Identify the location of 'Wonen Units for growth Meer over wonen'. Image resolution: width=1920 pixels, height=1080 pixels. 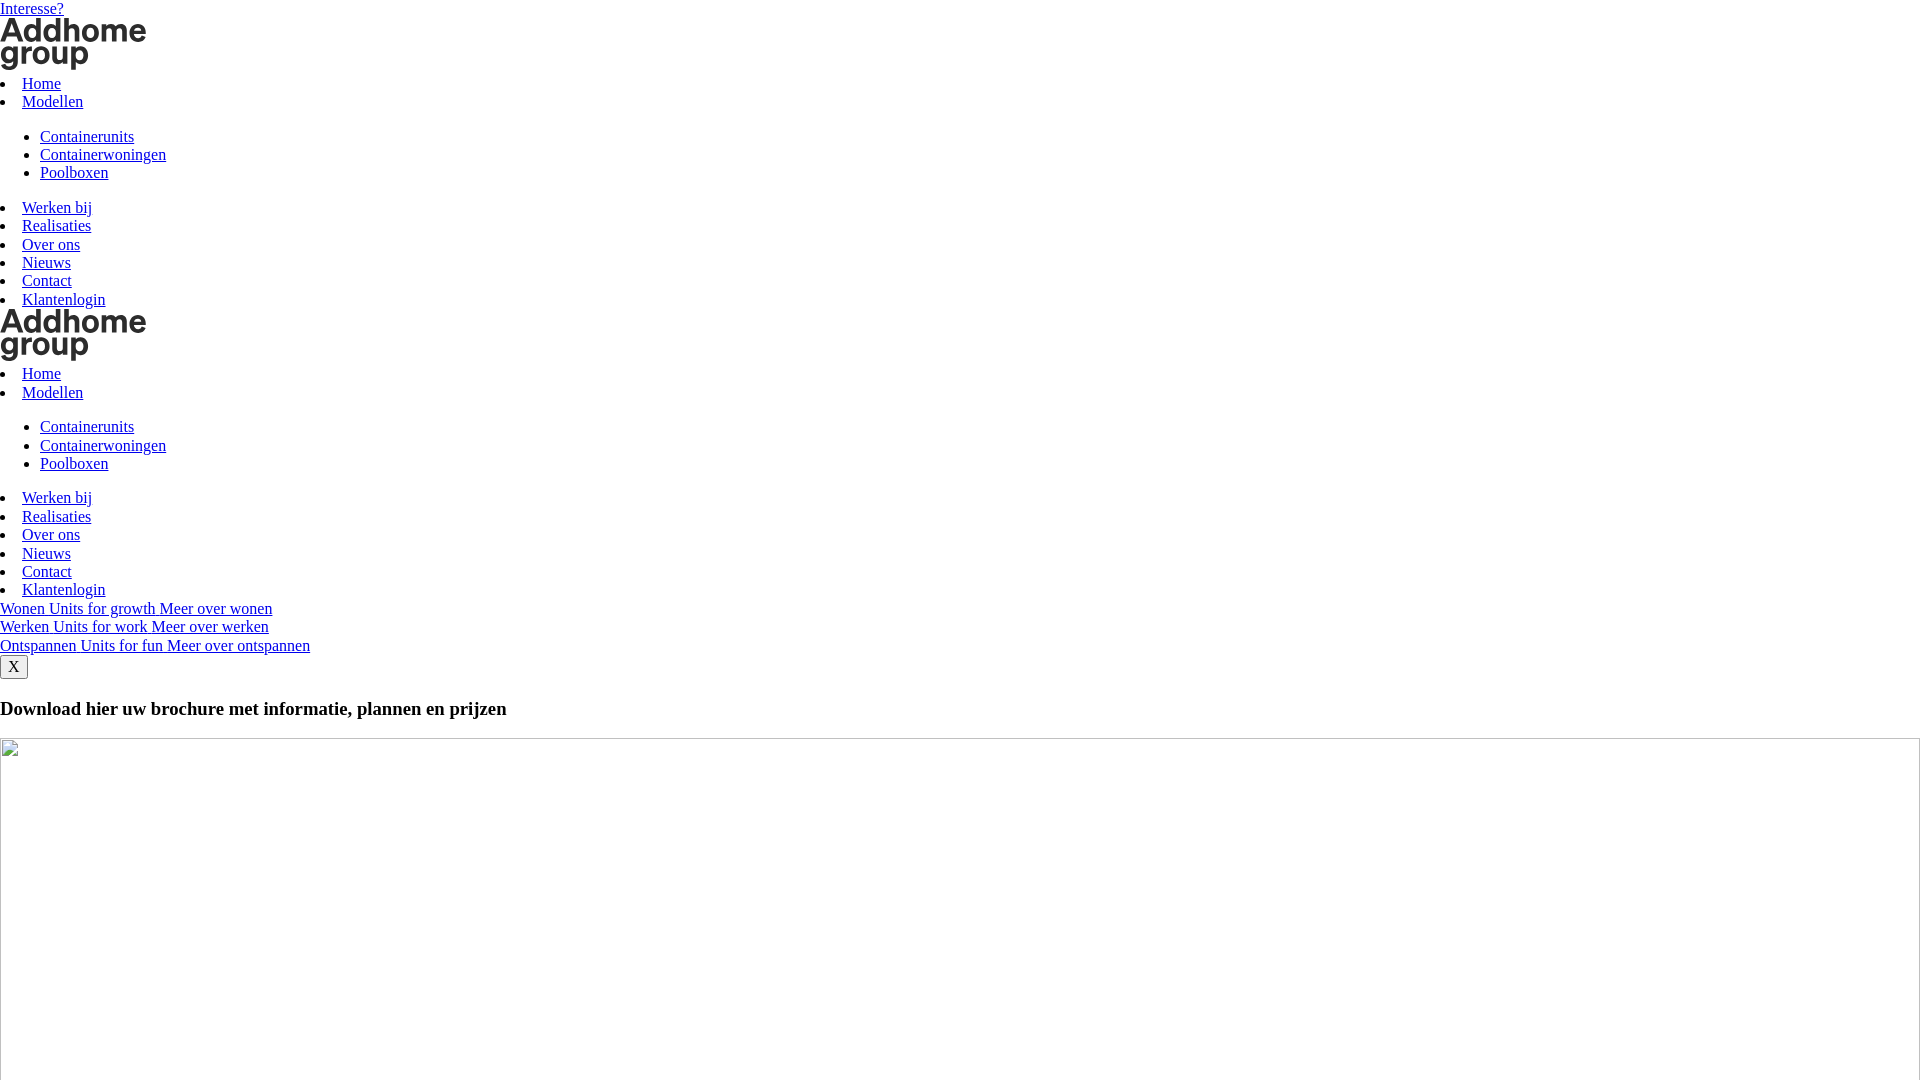
(134, 607).